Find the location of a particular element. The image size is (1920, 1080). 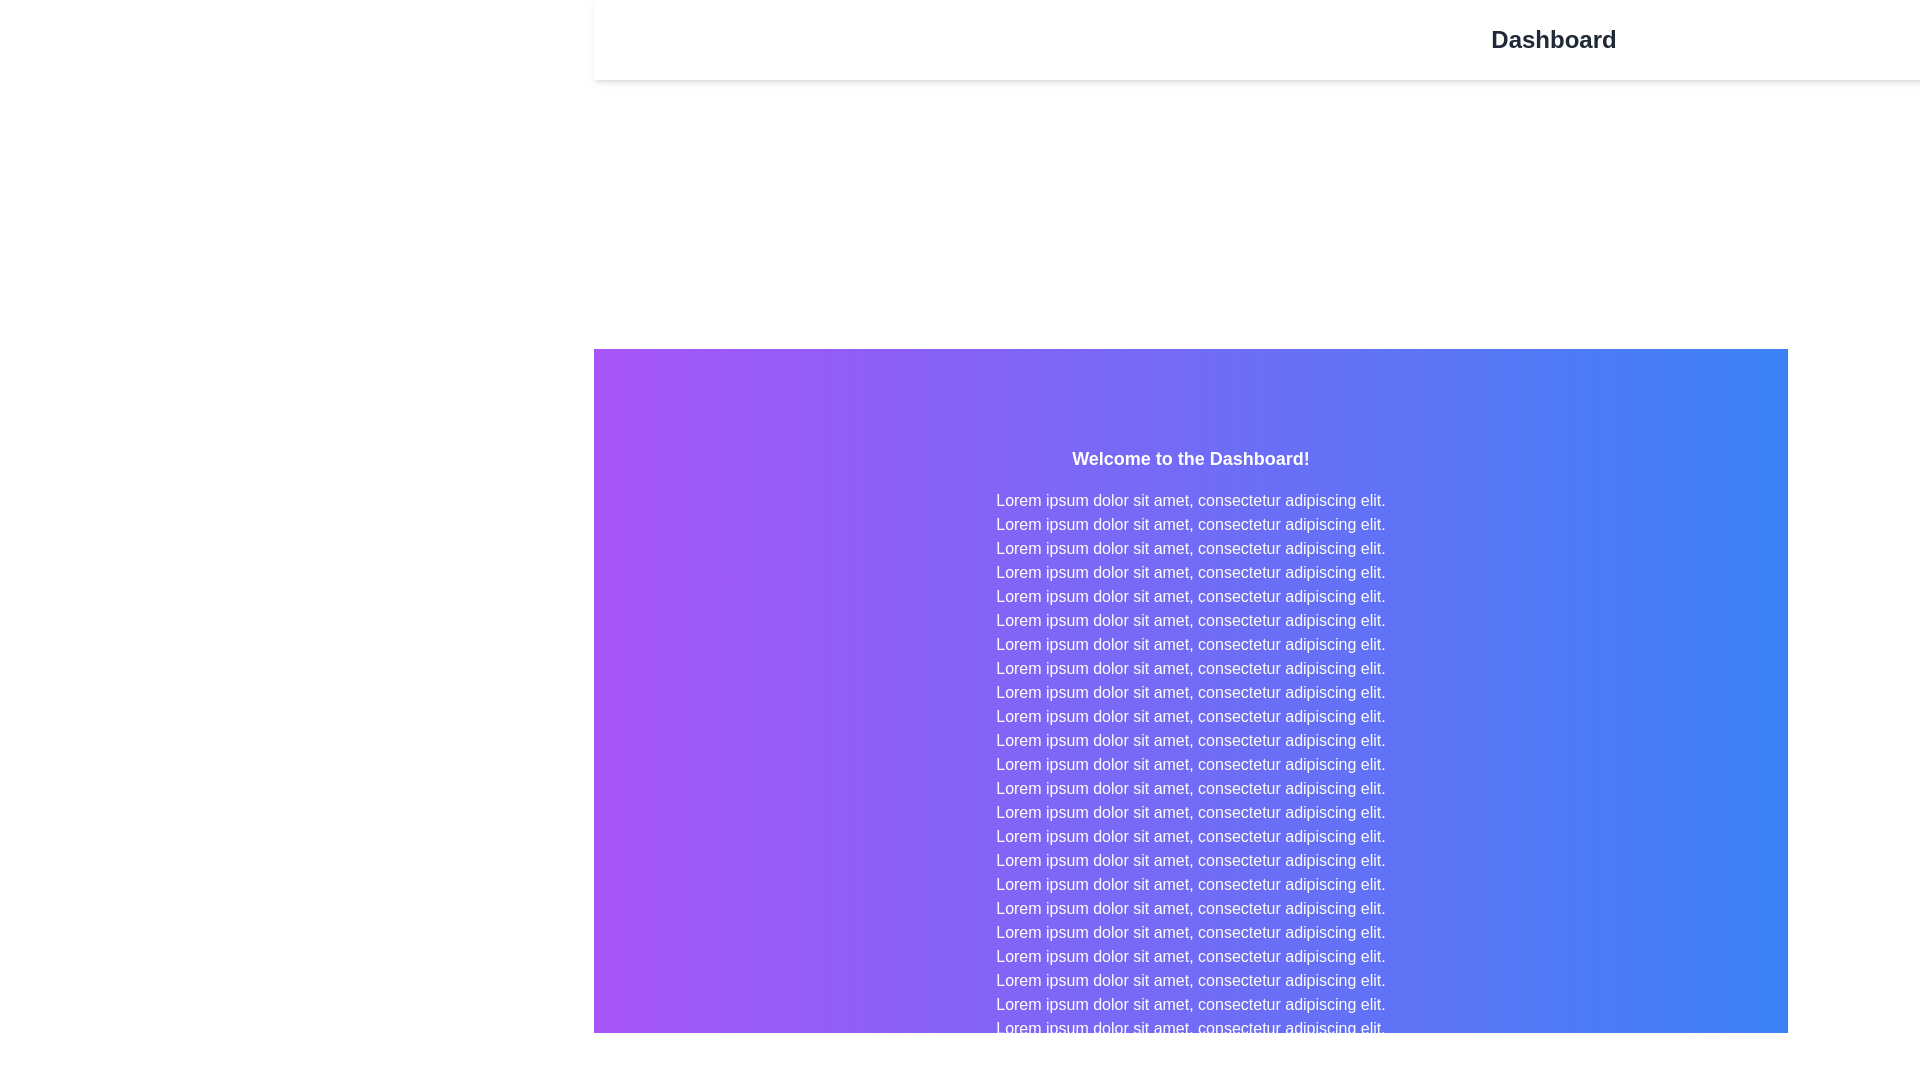

the fifth text item in the vertical list that contains the sentence 'Lorem ipsum dolor sit amet, consectetur adipiscing elit.' styled in white font against a gradient purple-blue background is located at coordinates (1190, 573).